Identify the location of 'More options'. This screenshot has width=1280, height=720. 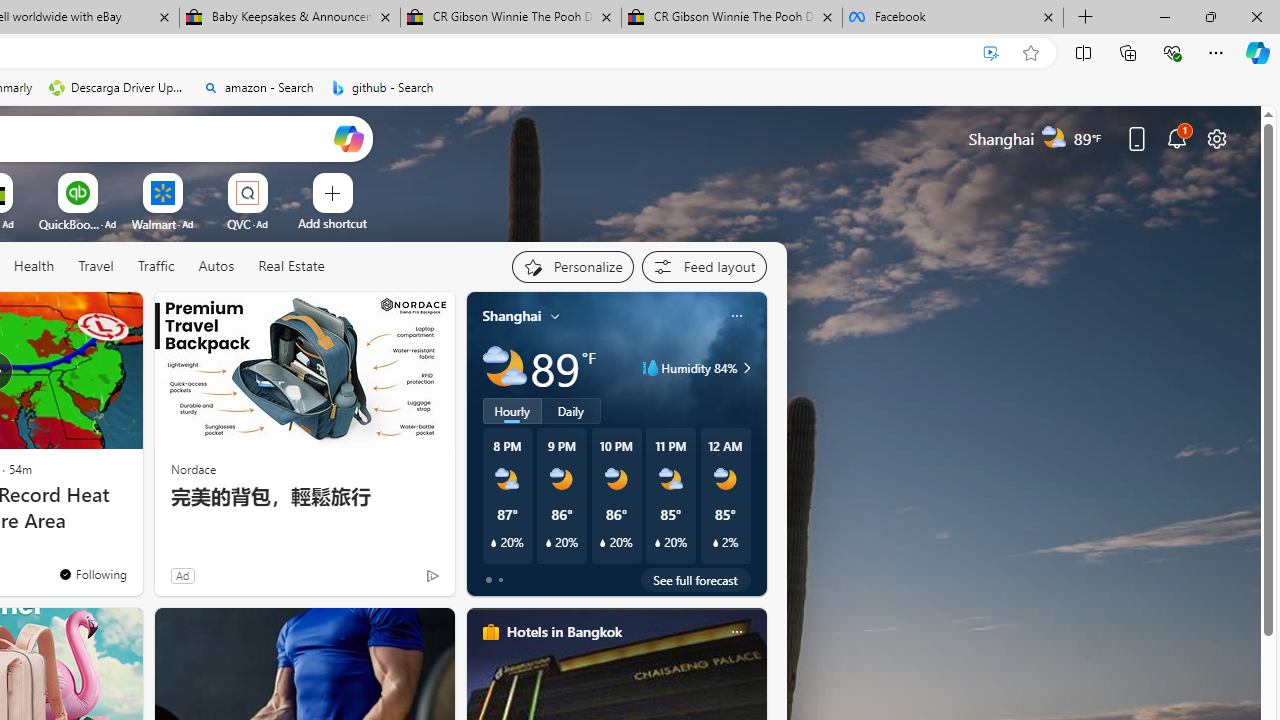
(735, 631).